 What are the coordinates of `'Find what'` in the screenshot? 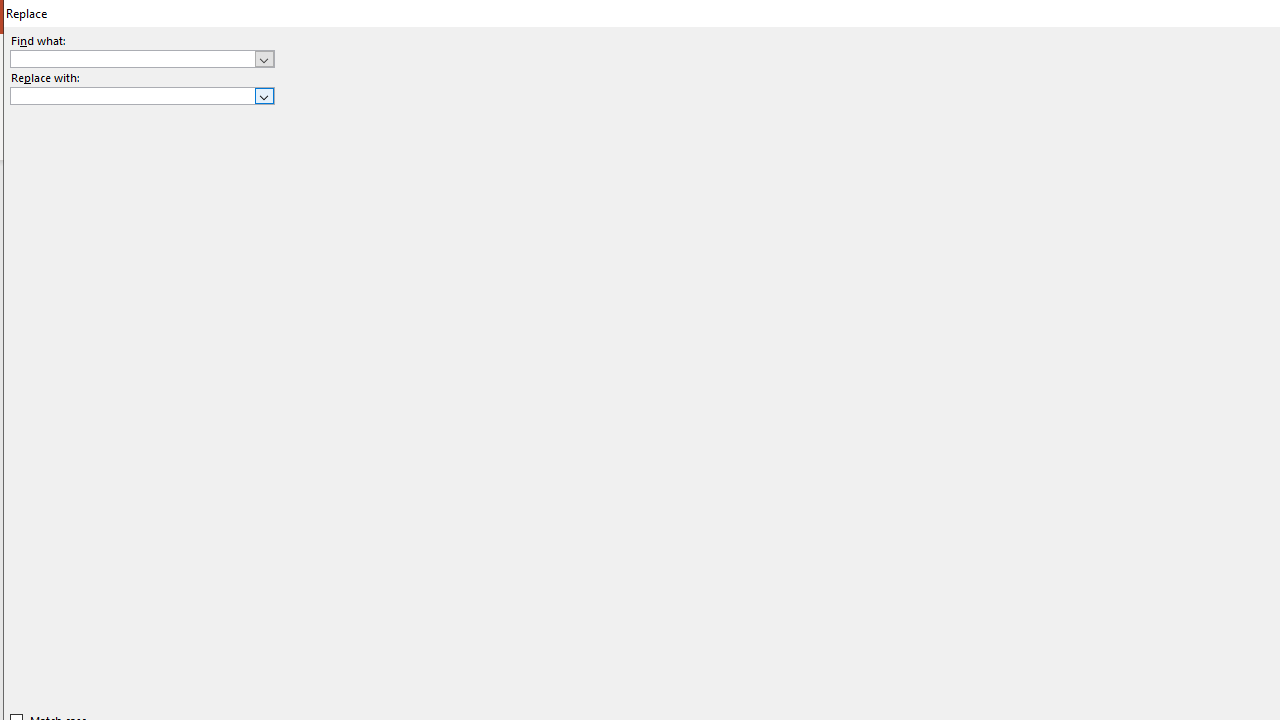 It's located at (141, 57).